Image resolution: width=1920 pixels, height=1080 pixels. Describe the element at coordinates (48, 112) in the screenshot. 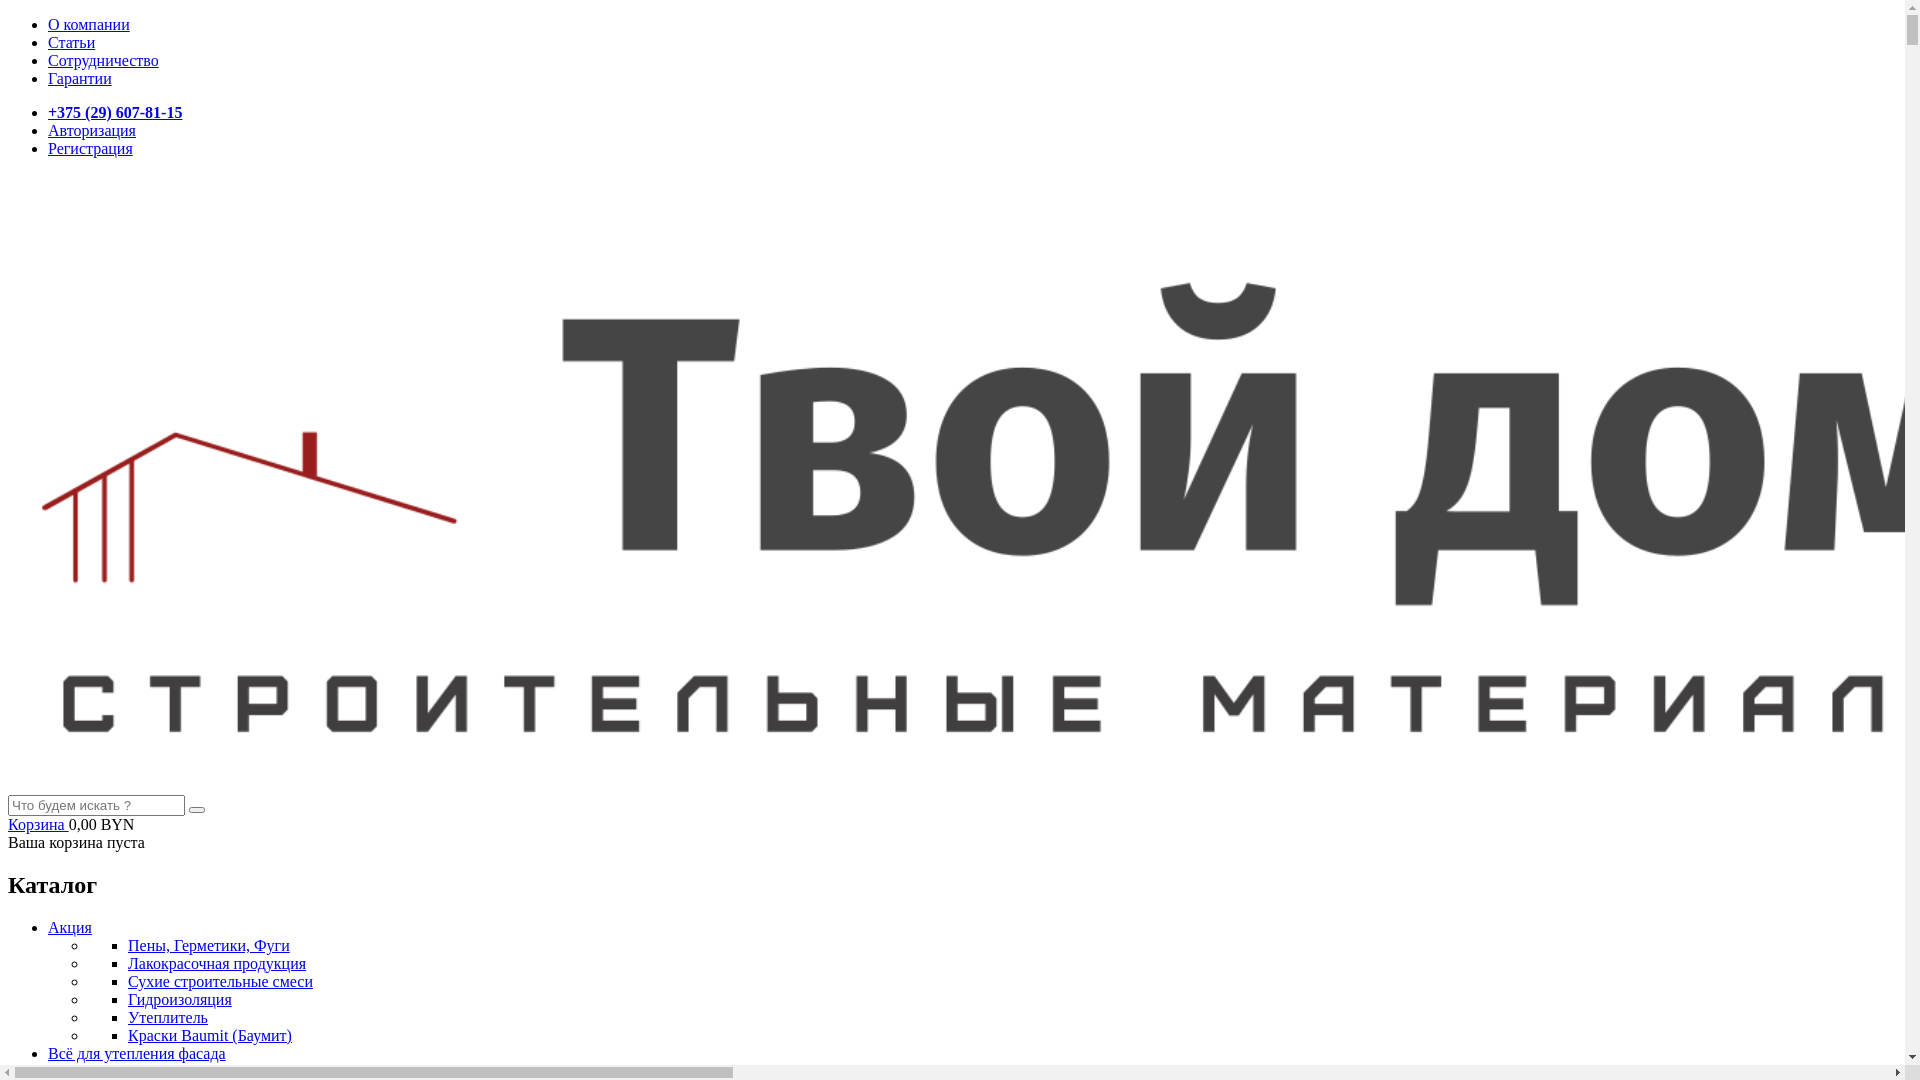

I see `'+375 (29) 607-81-15'` at that location.